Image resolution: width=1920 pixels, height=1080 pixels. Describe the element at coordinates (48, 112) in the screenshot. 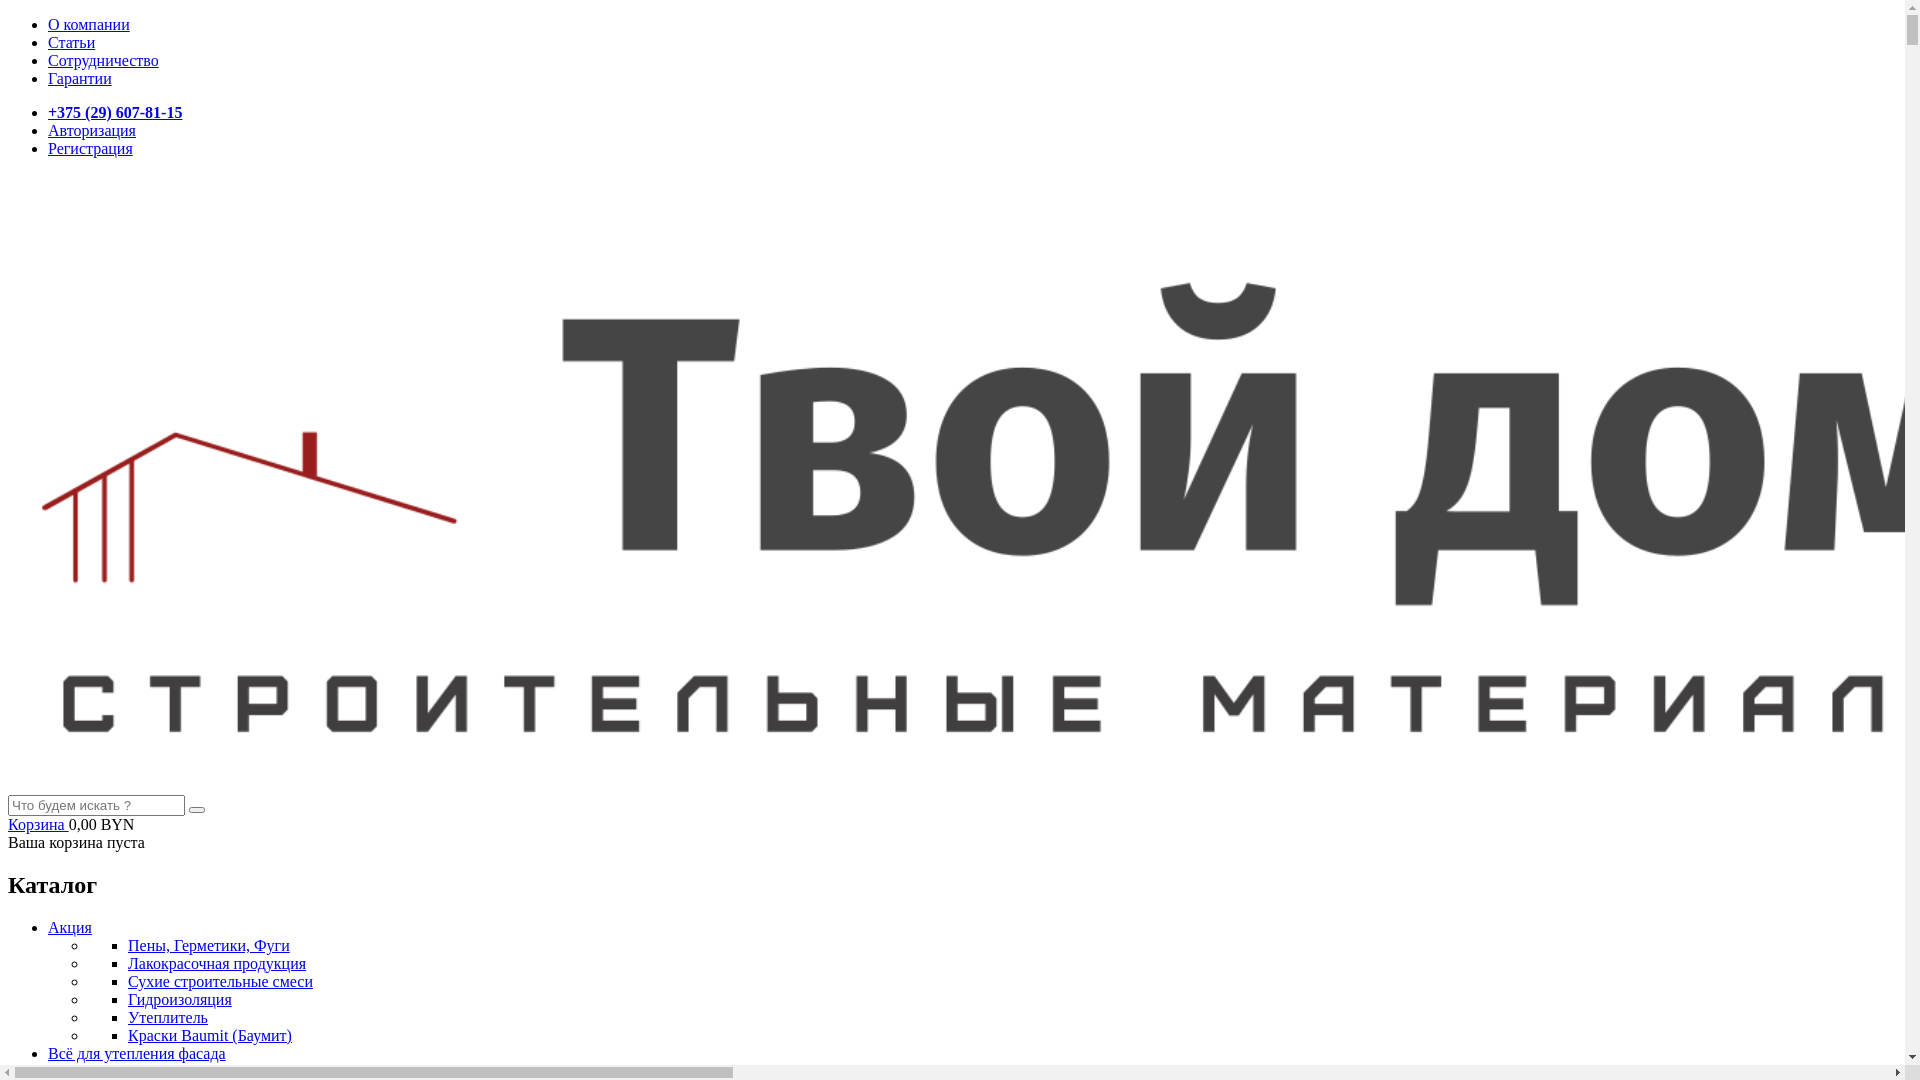

I see `'+375 (29) 607-81-15'` at that location.